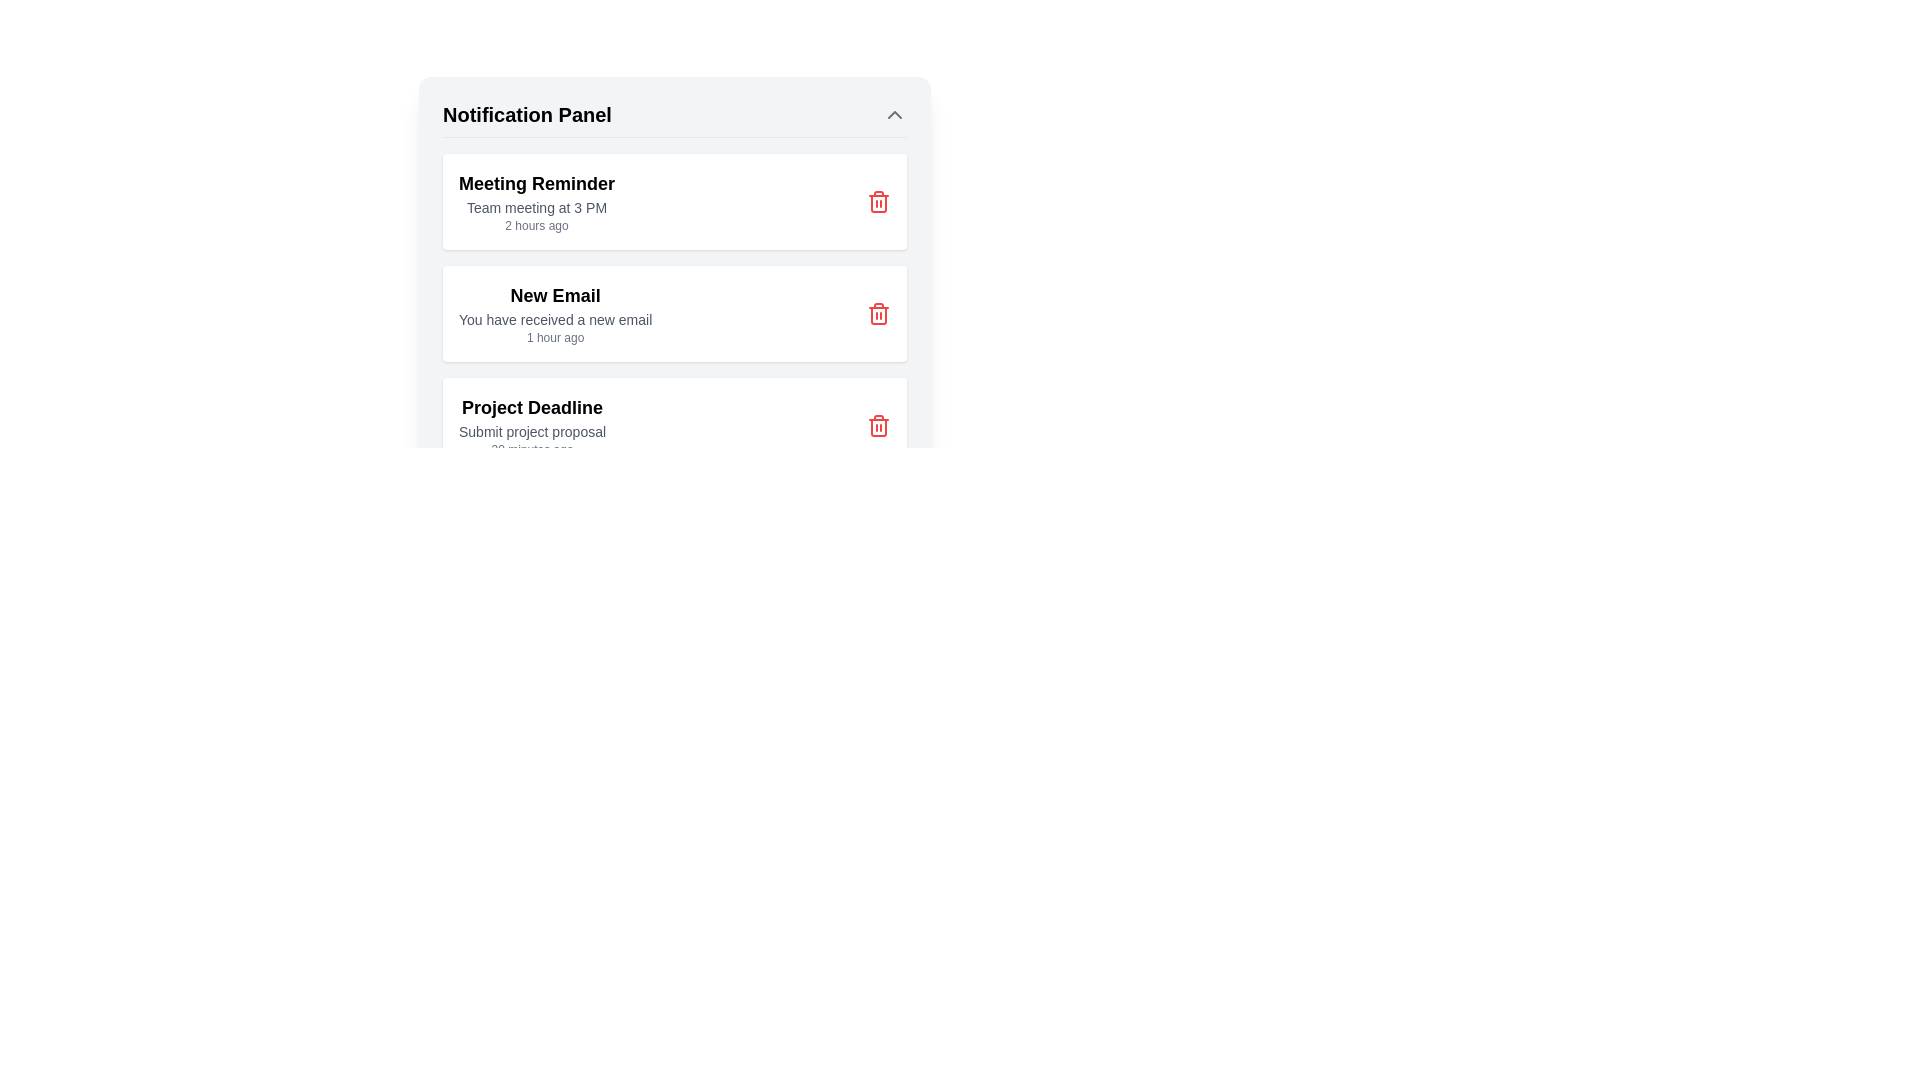 This screenshot has height=1080, width=1920. What do you see at coordinates (532, 431) in the screenshot?
I see `the text label that reads 'Submit project proposal', which is styled in gray and positioned below 'Project Deadline'` at bounding box center [532, 431].